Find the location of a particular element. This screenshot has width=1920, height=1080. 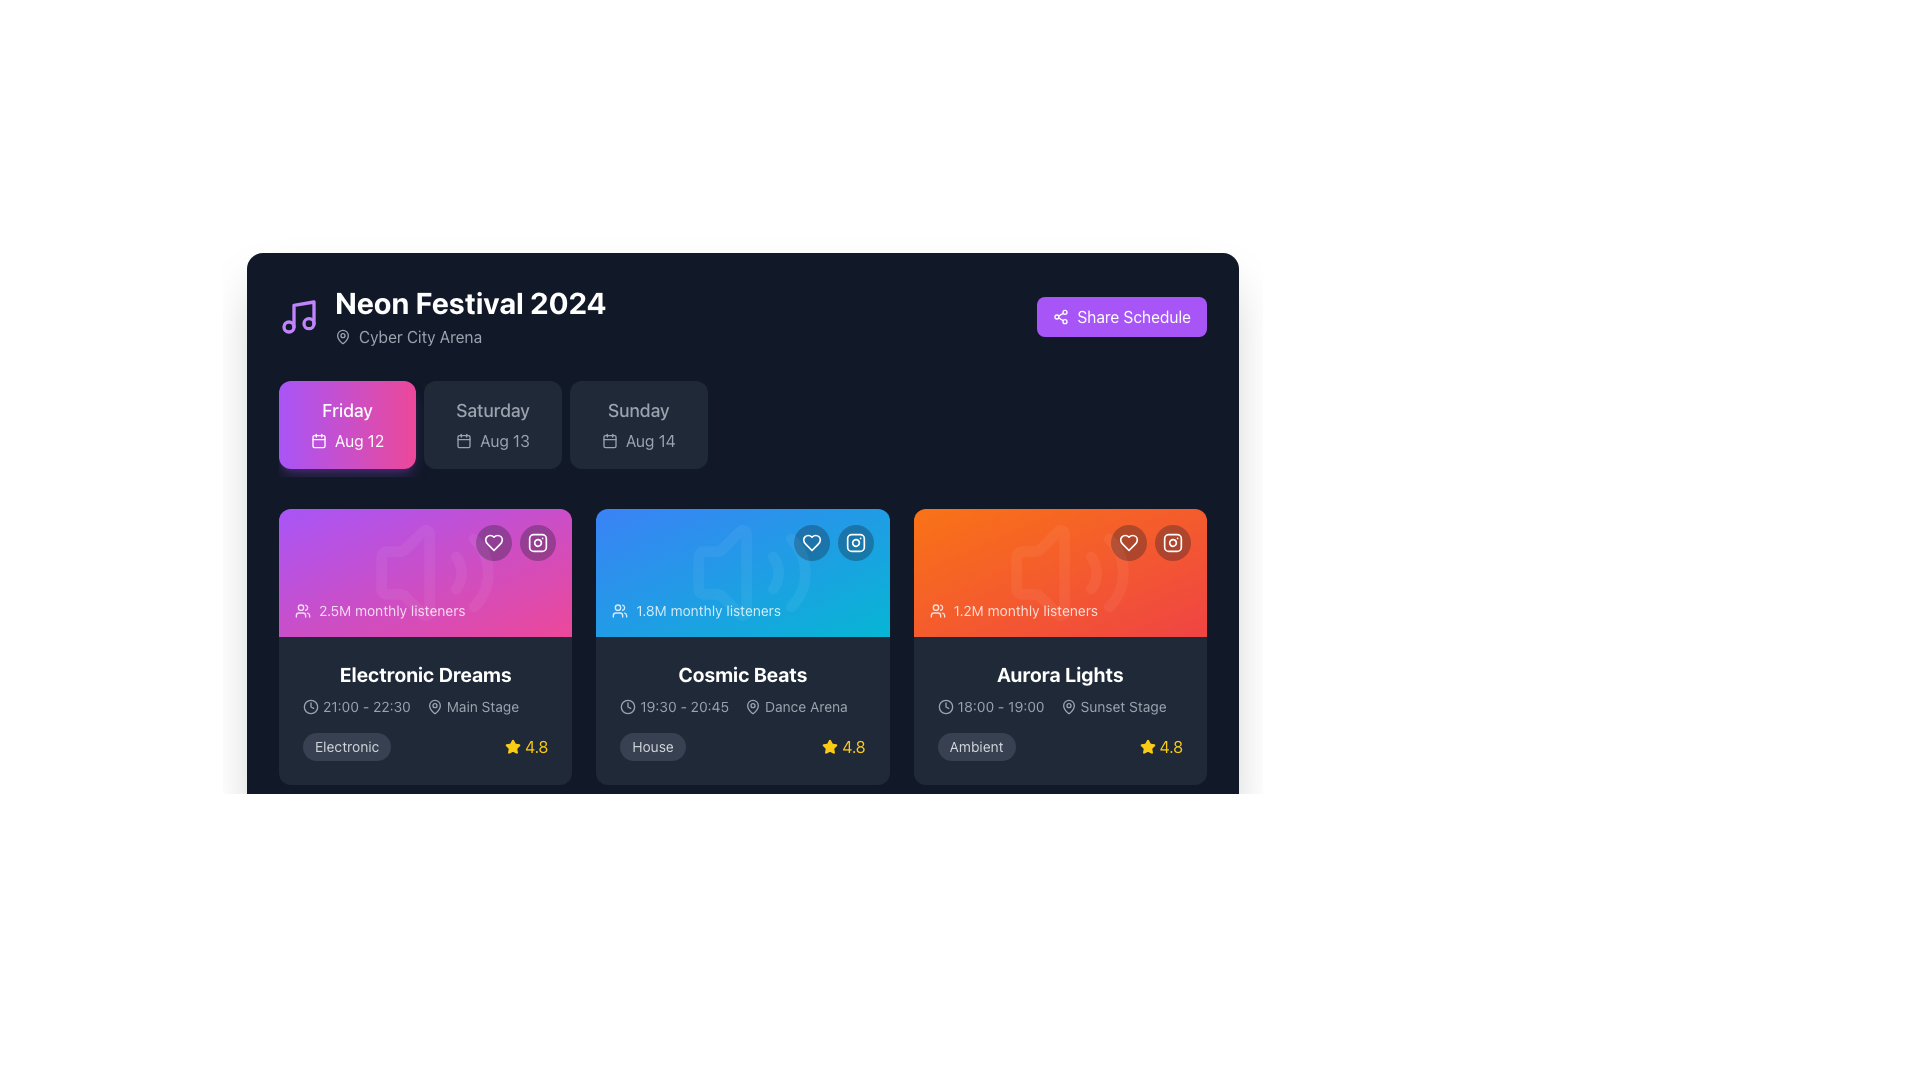

the static text label displaying '18:00 - 19:00' located in the lower-right corner of the 'Aurora Lights' card is located at coordinates (1001, 705).